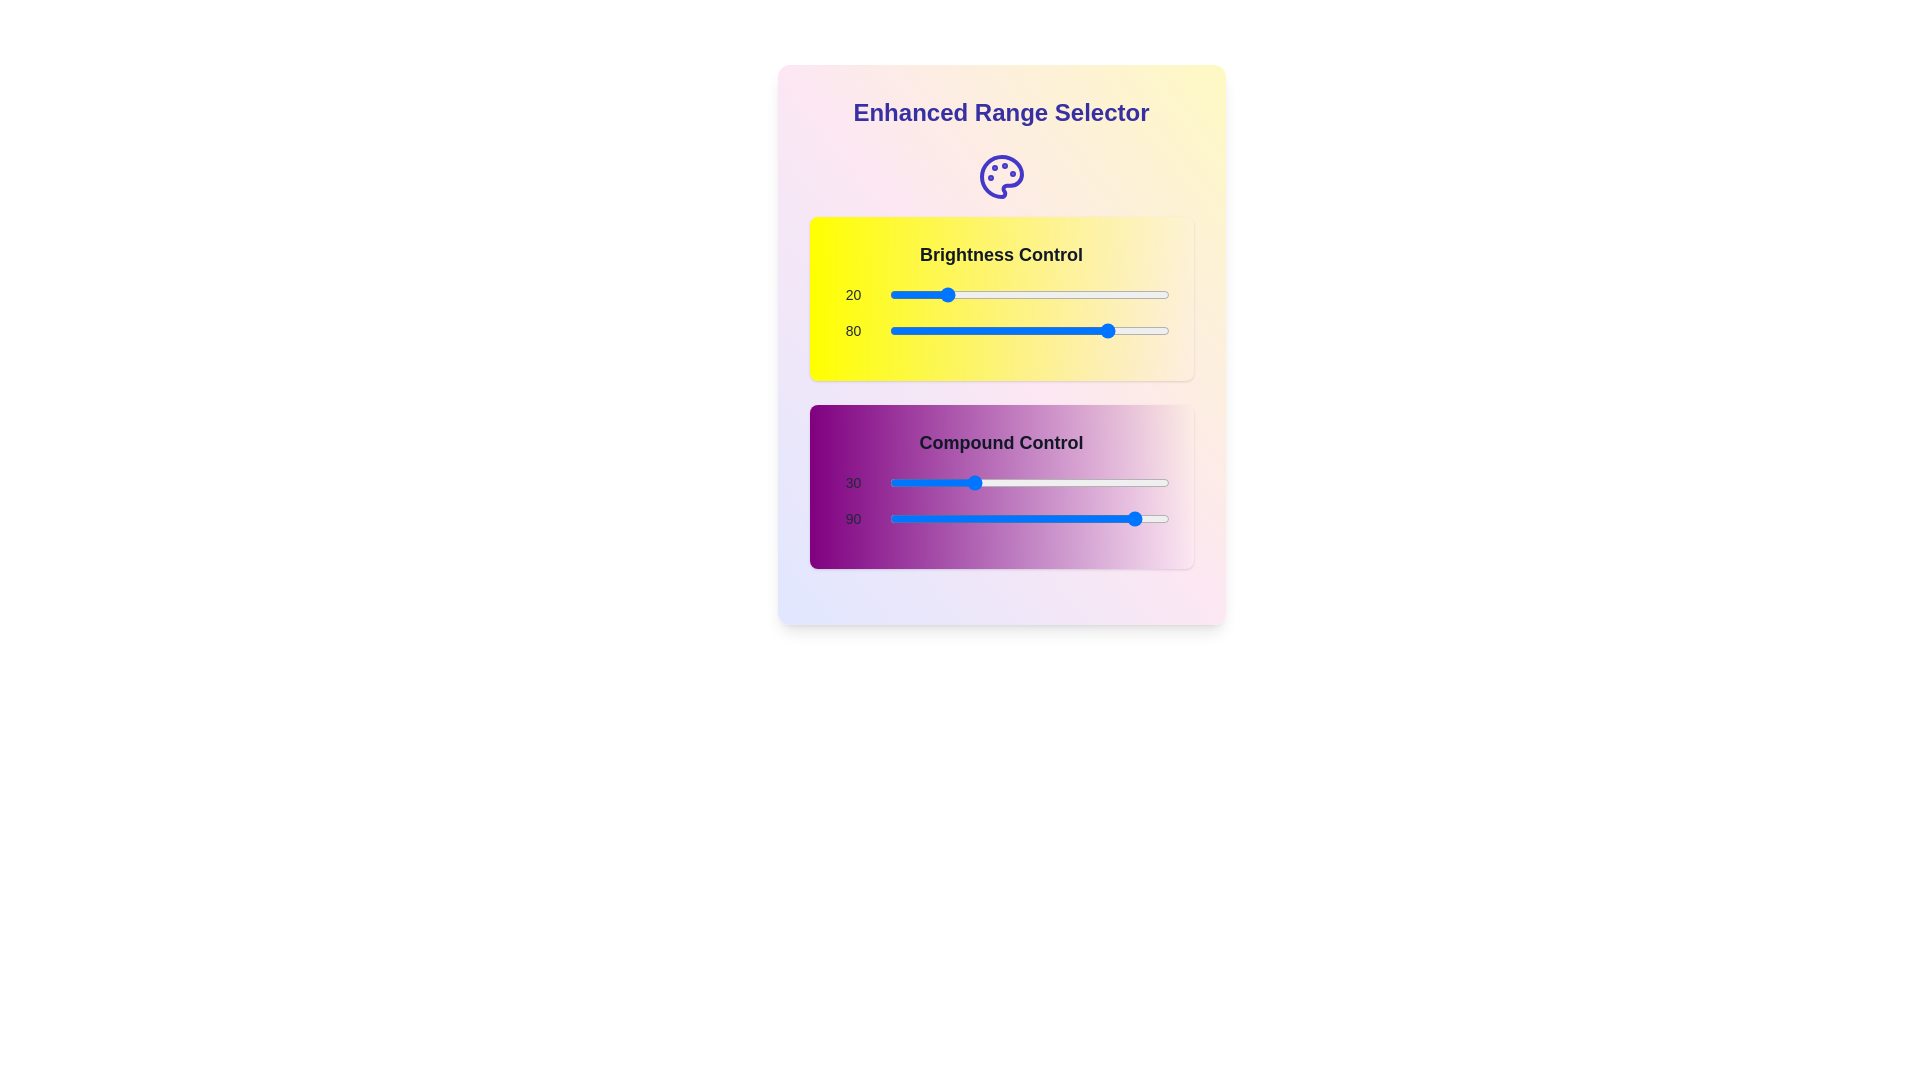  What do you see at coordinates (1013, 482) in the screenshot?
I see `the 'Compound Control' slider to 45 by dragging it to the corresponding position` at bounding box center [1013, 482].